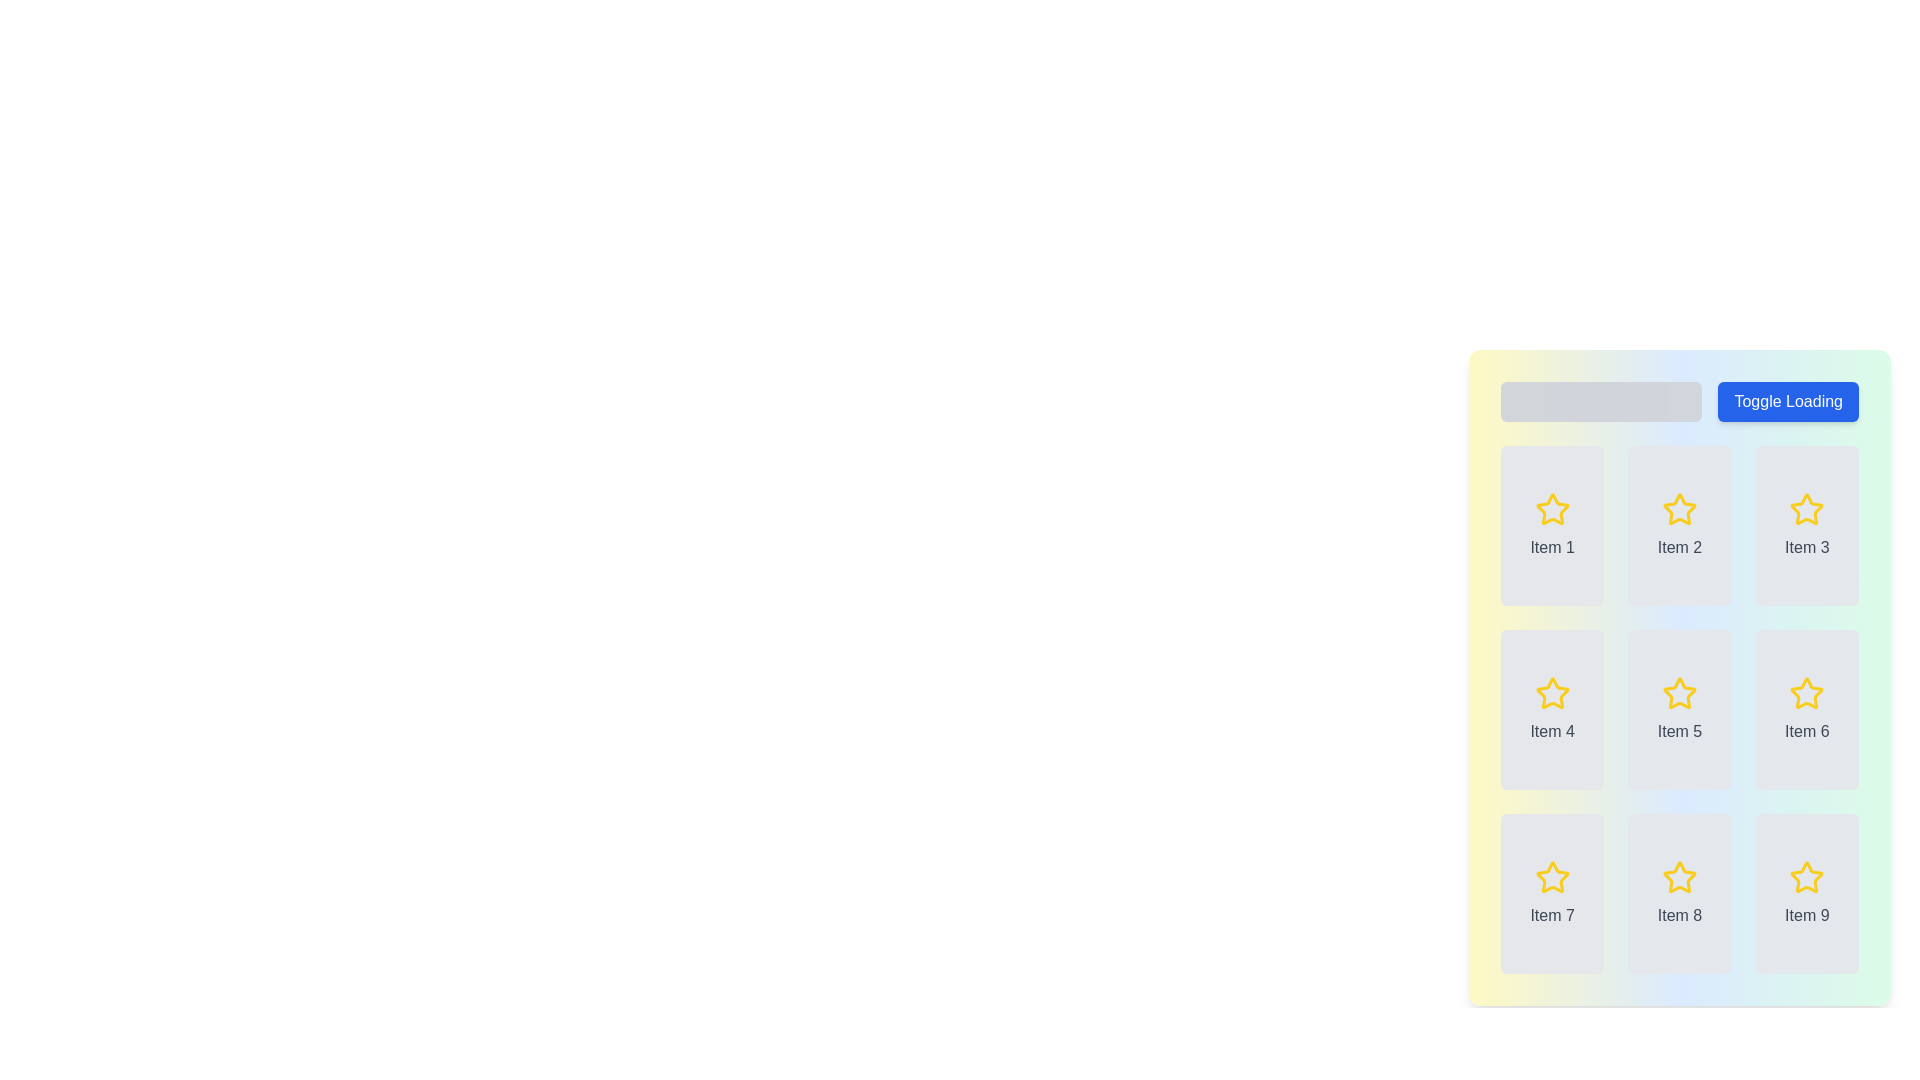  I want to click on the non-interactive star icon located above the text label of the card labeled 'Item 3' in the third position of the horizontal row, so click(1807, 508).